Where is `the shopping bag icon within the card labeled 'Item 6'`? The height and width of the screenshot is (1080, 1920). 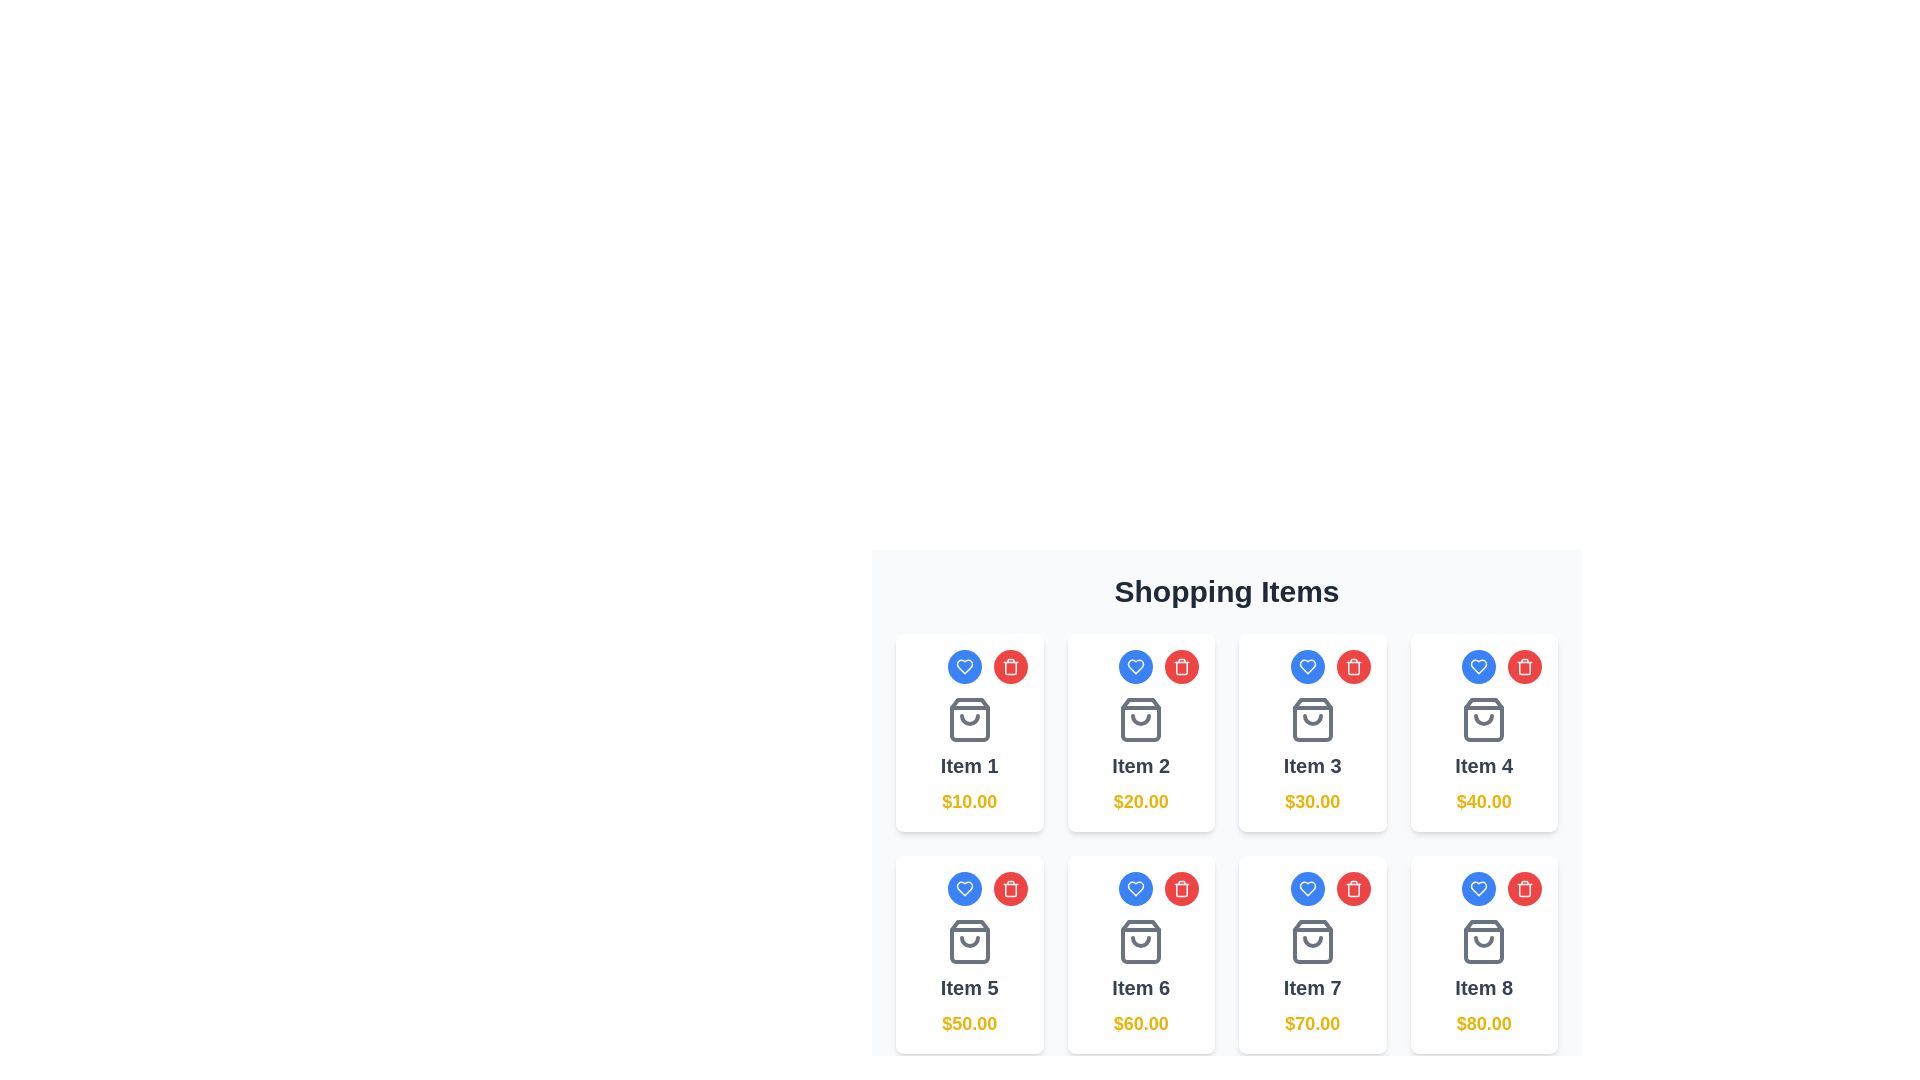 the shopping bag icon within the card labeled 'Item 6' is located at coordinates (1141, 941).